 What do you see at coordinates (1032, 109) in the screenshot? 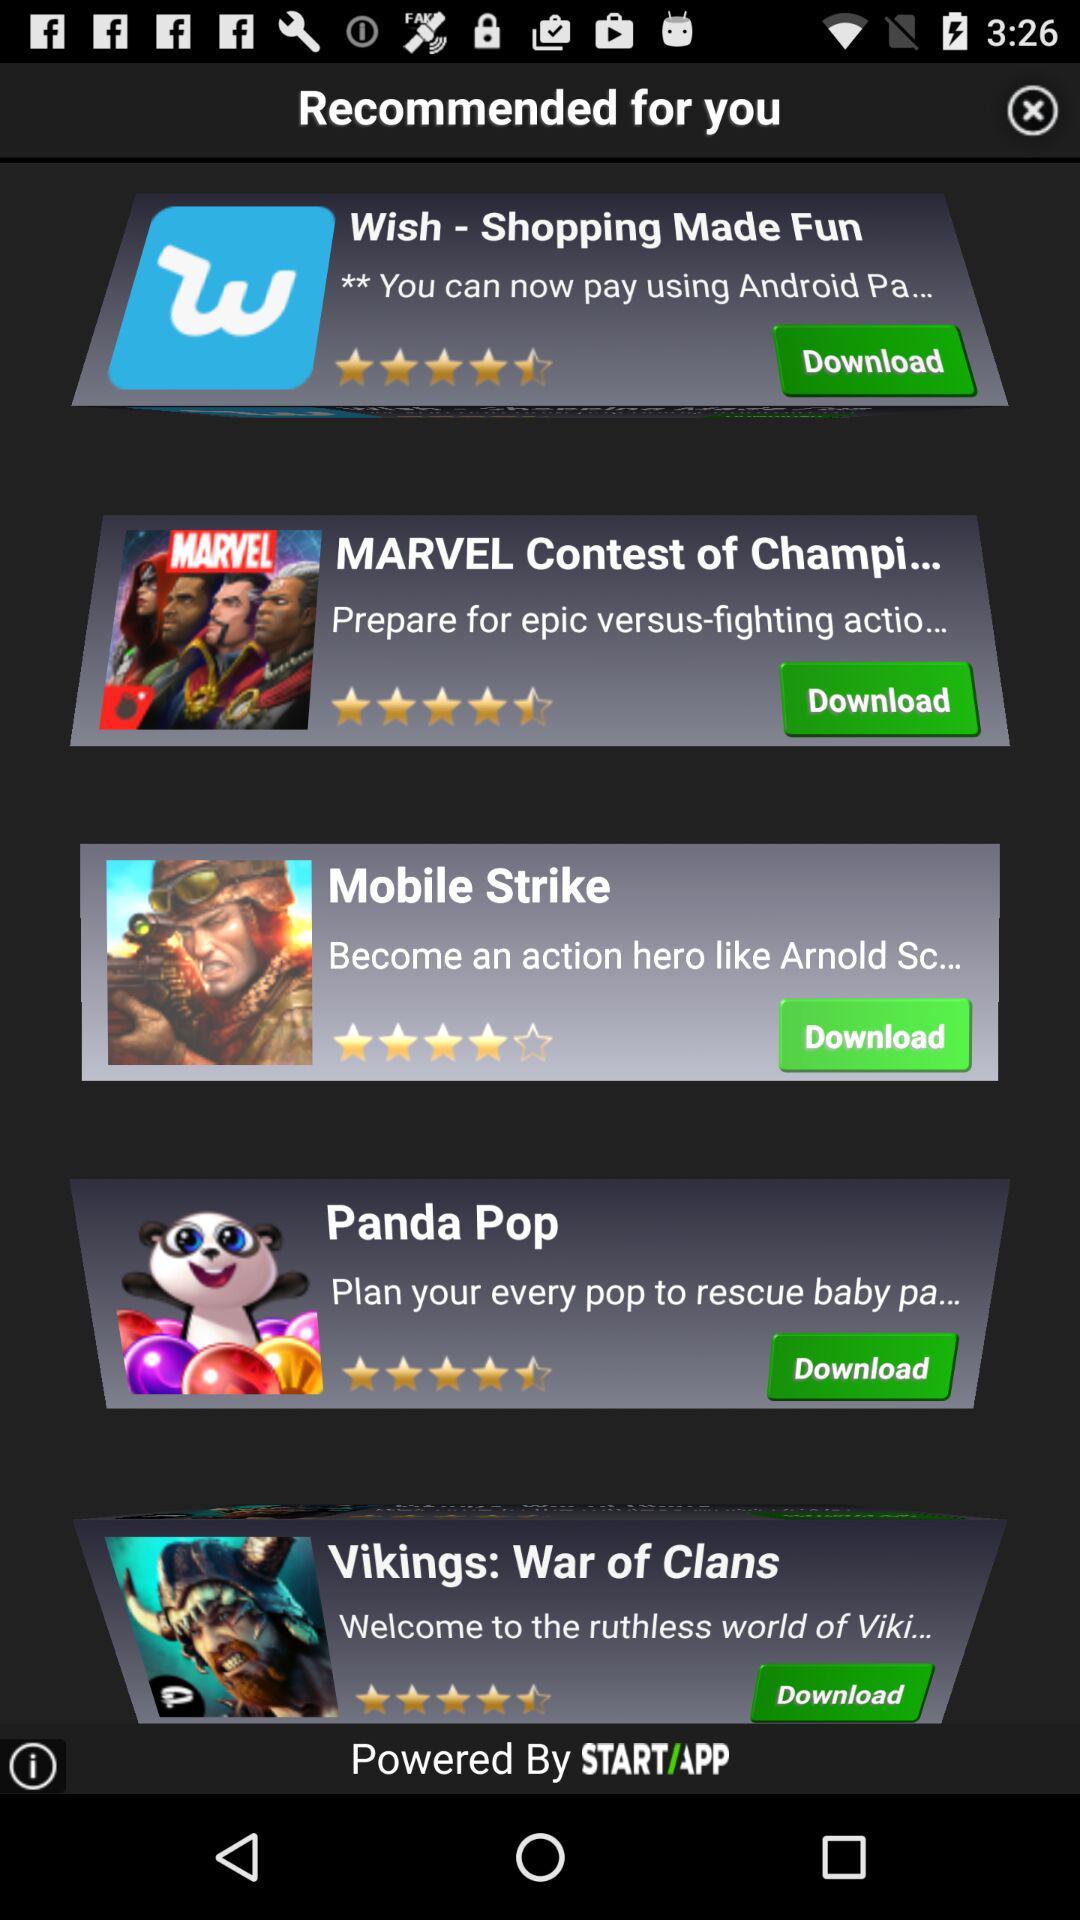
I see `item next to recommended for you app` at bounding box center [1032, 109].